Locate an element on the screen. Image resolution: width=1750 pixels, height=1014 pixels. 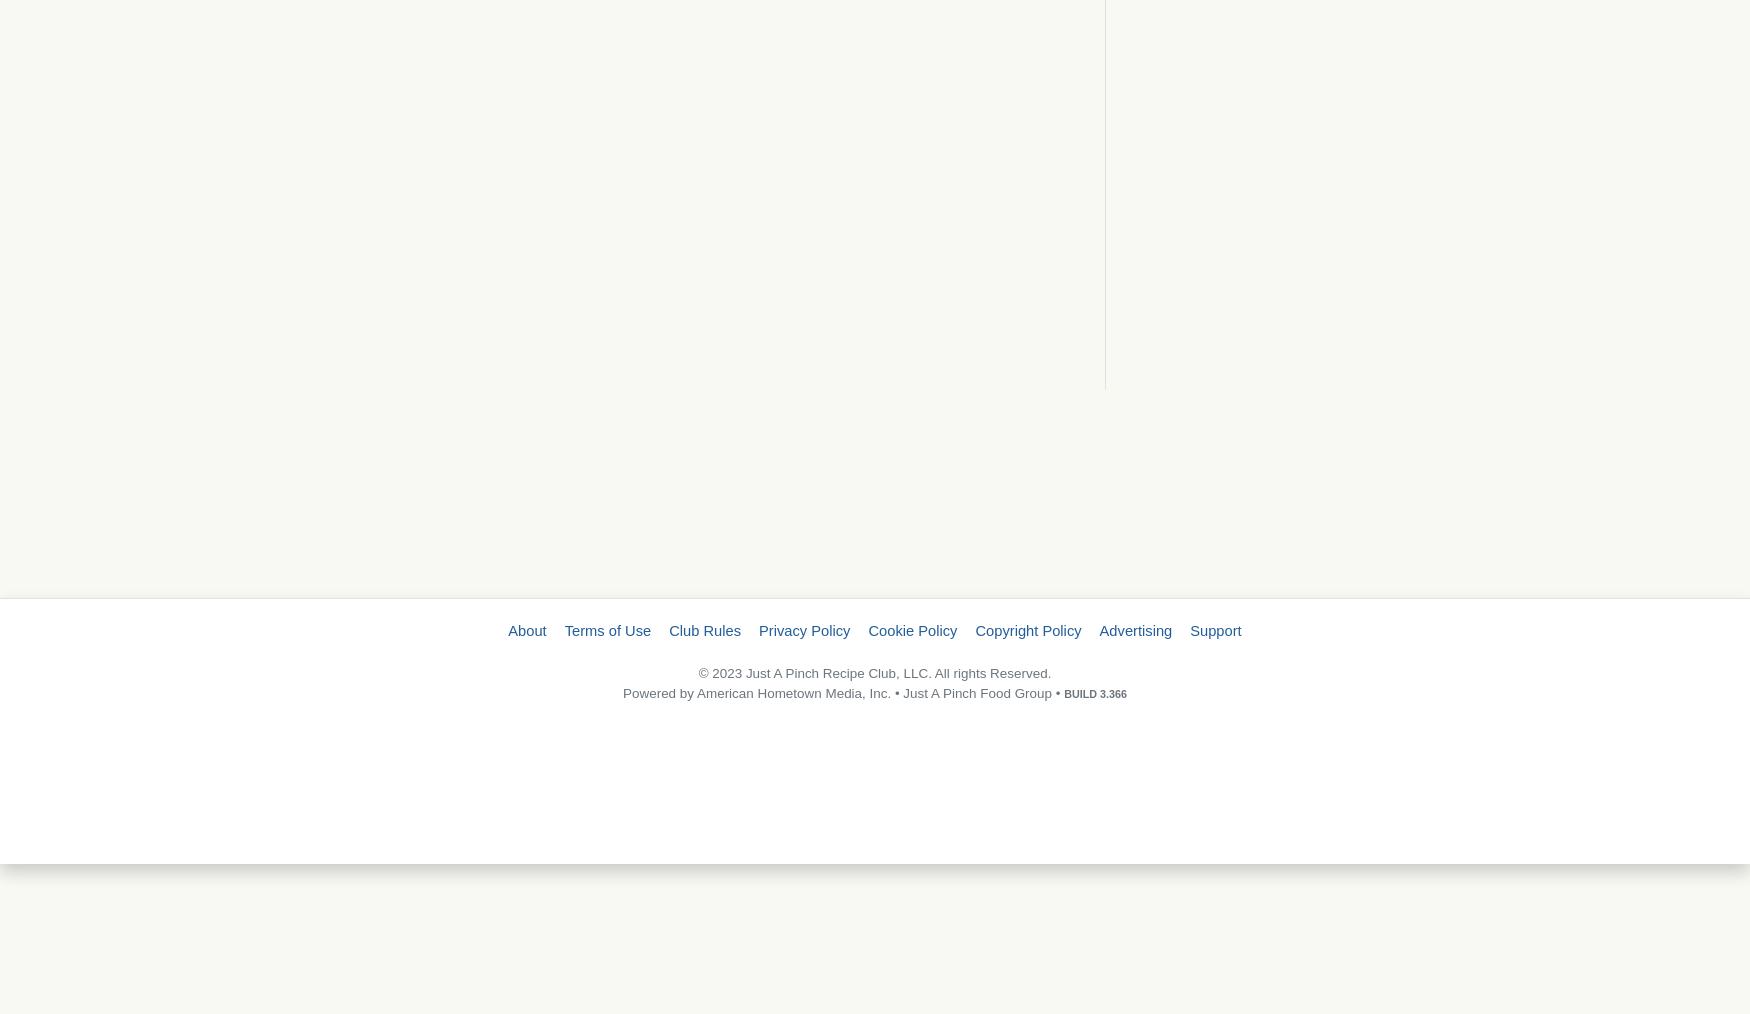
'Club Rules' is located at coordinates (705, 631).